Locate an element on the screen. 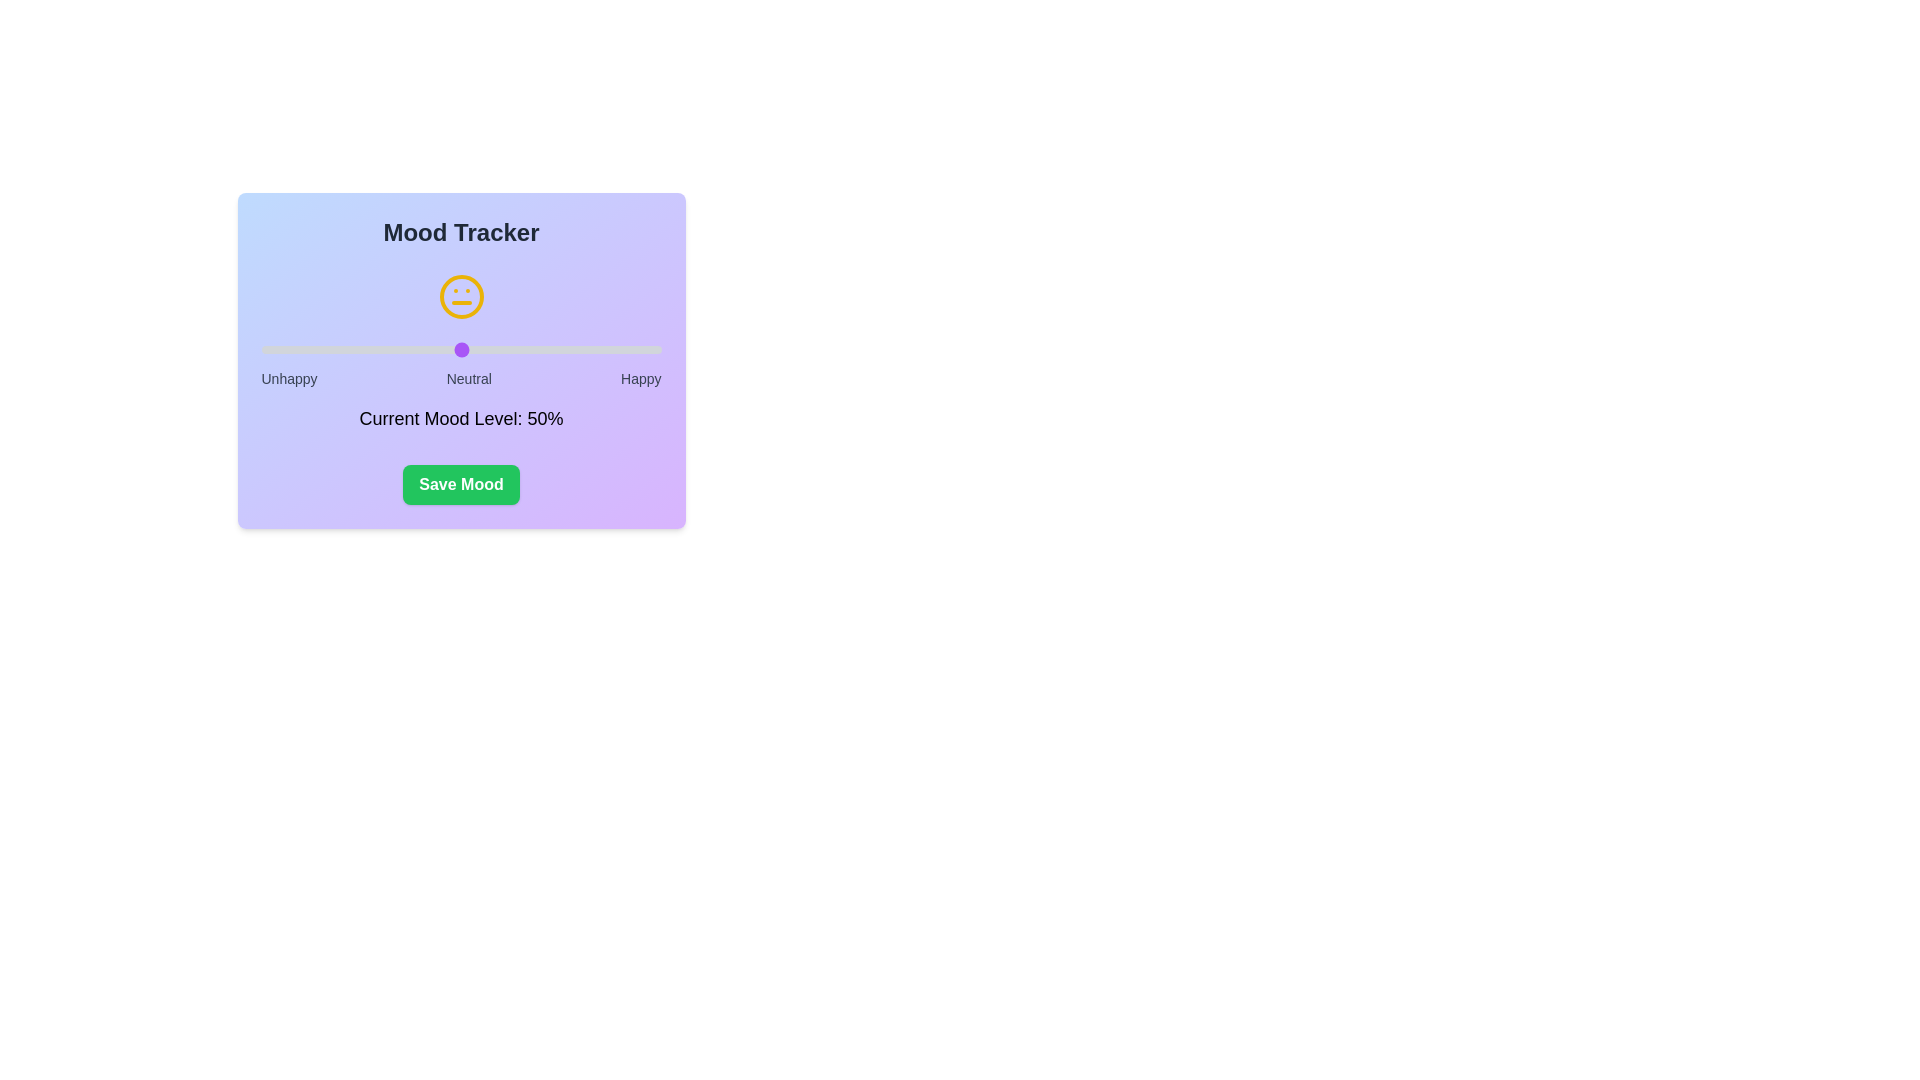 This screenshot has width=1920, height=1080. the mood level to 82% using the slider is located at coordinates (588, 349).